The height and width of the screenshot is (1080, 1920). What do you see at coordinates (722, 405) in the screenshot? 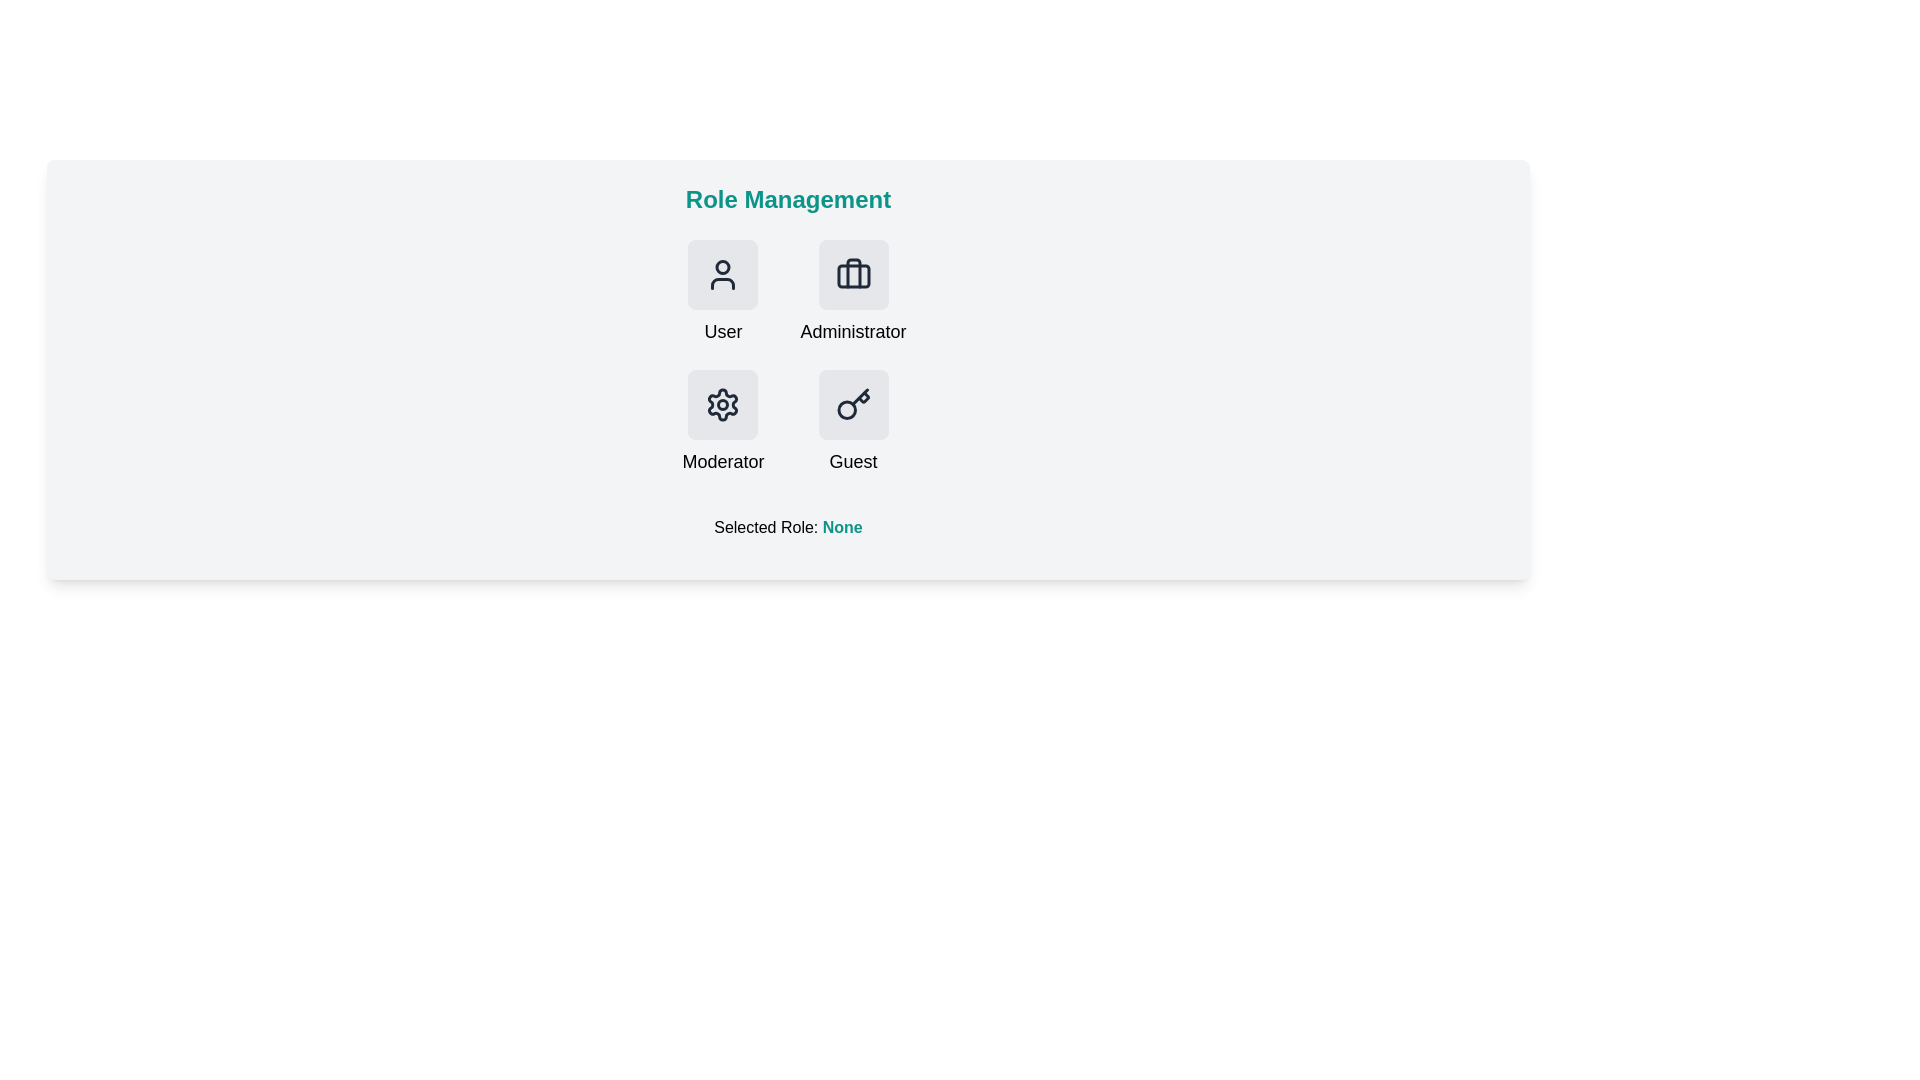
I see `the square button with rounded corners and a gear icon in dark gray, located under the 'Role Management' heading` at bounding box center [722, 405].